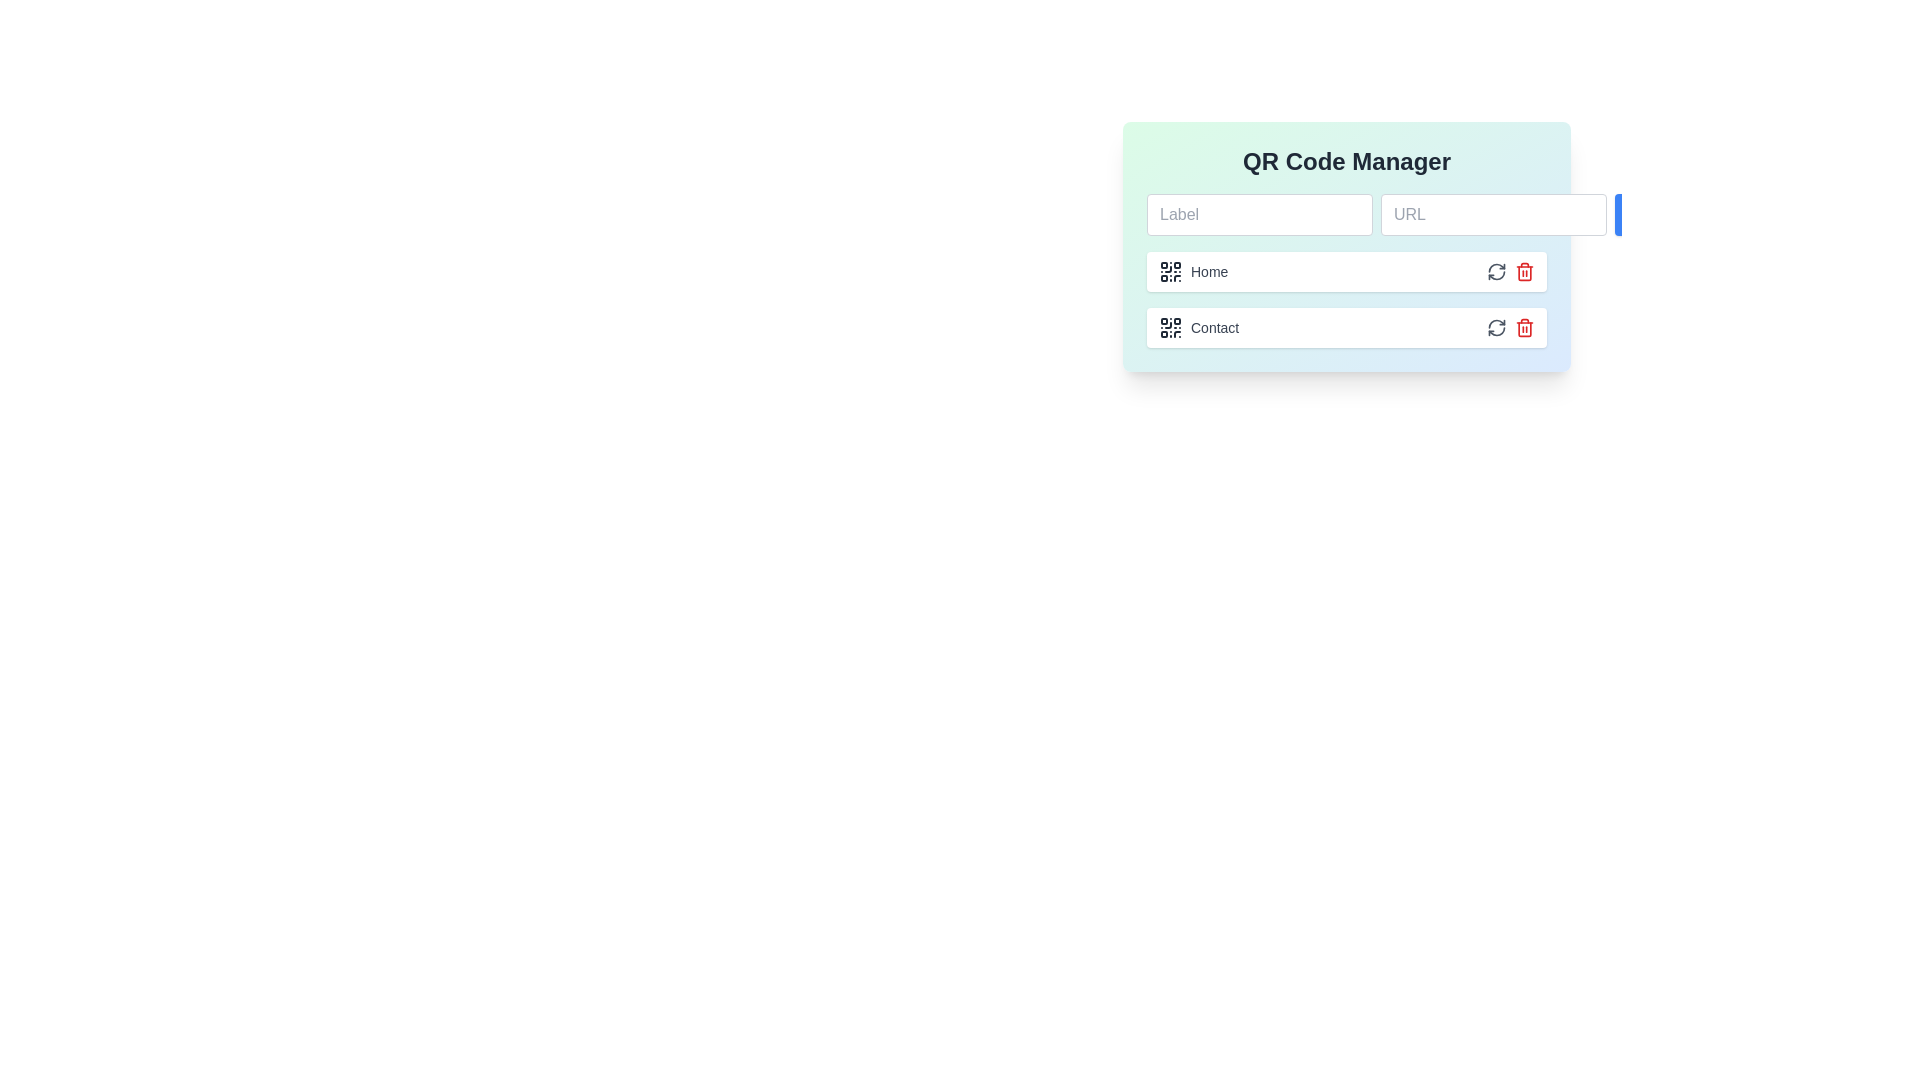 The width and height of the screenshot is (1920, 1080). I want to click on the delete icon button located on the far right of the second row in the 'QR Code Manager' interface, so click(1524, 326).